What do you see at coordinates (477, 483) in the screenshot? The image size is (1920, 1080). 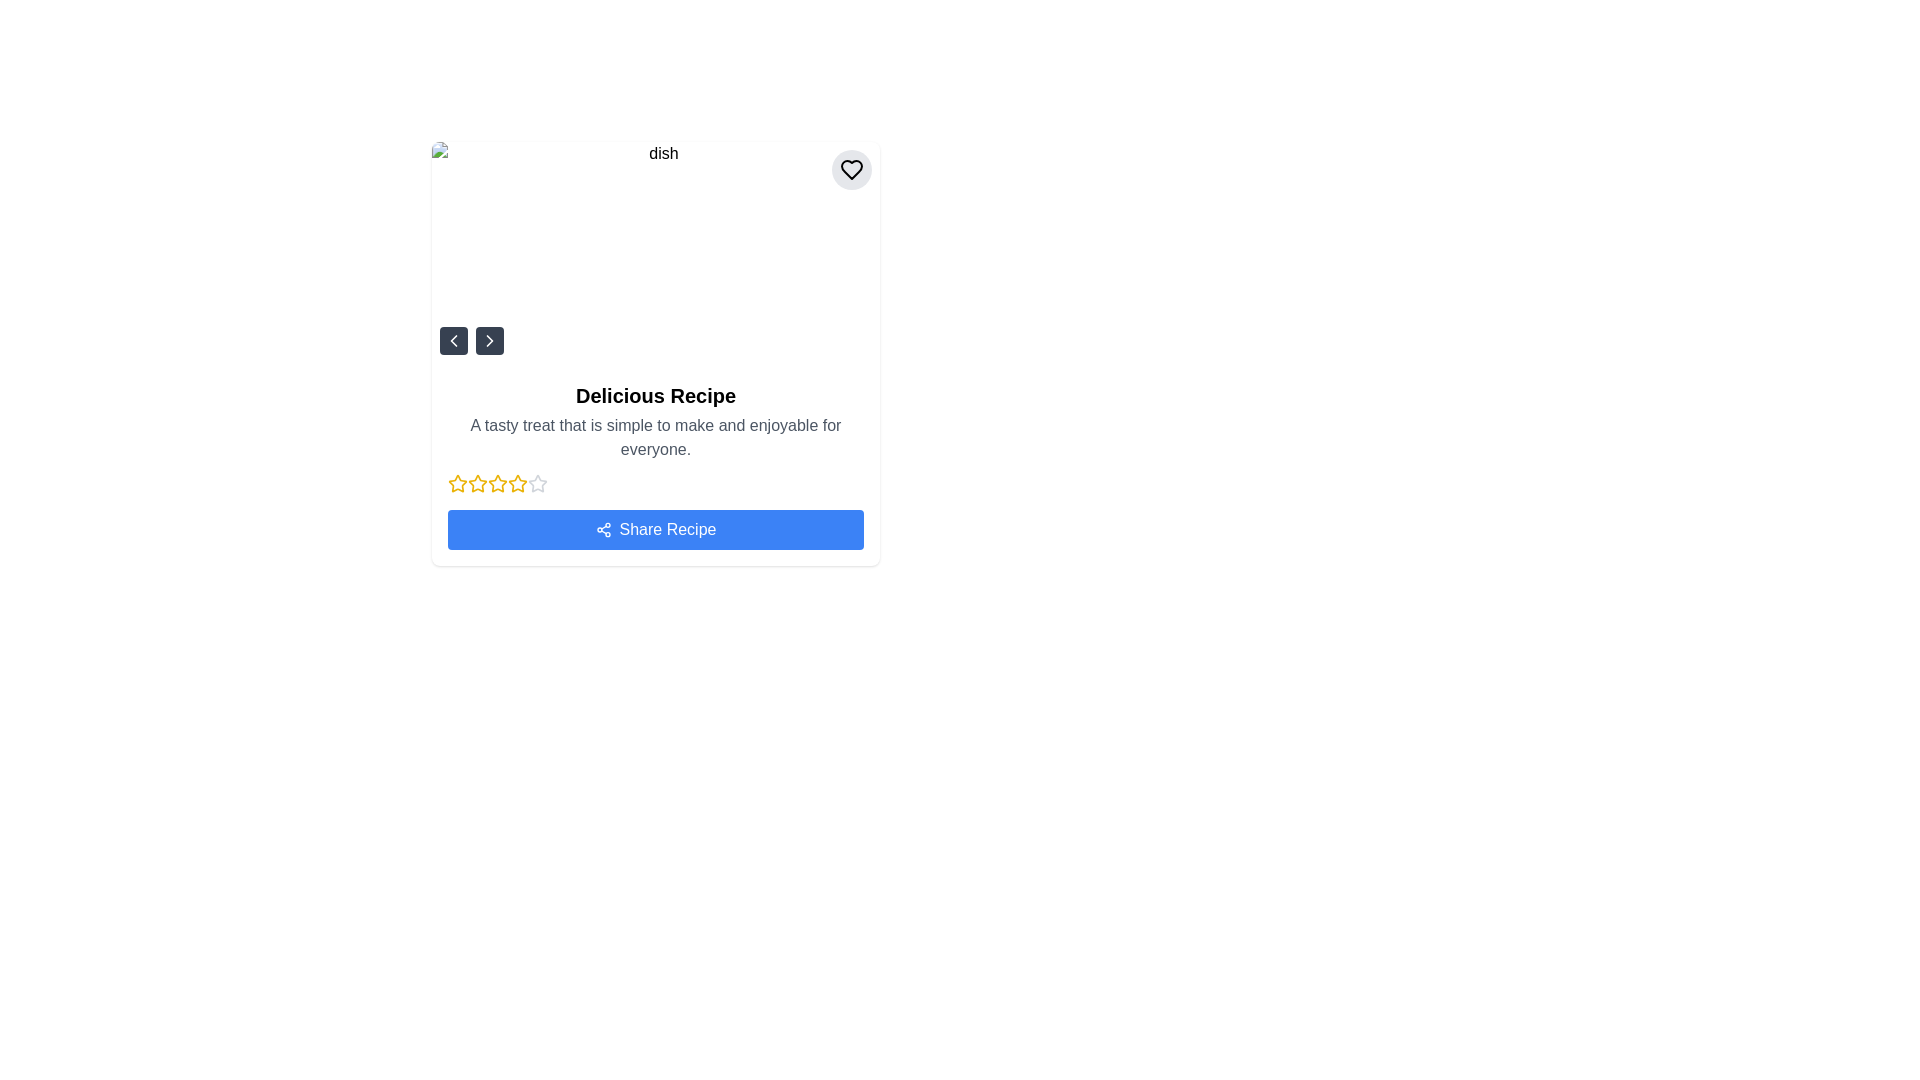 I see `the third star icon in the rating system` at bounding box center [477, 483].